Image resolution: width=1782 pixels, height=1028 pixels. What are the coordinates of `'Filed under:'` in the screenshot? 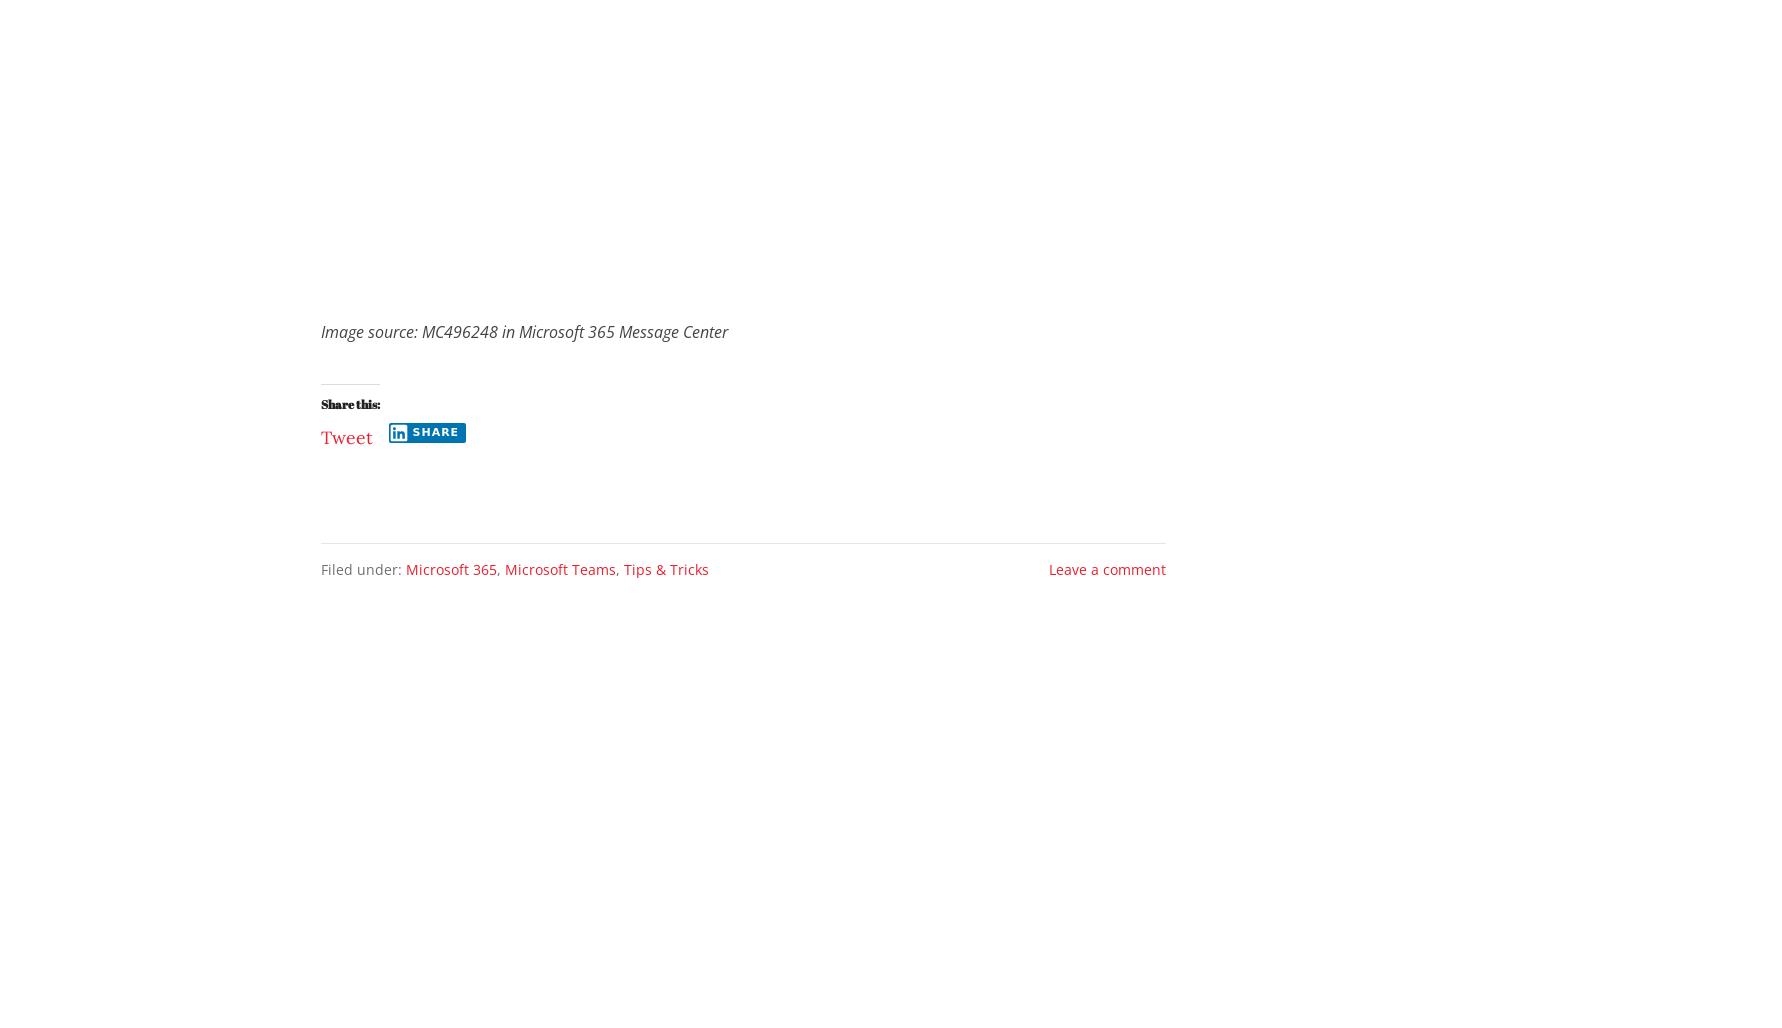 It's located at (363, 569).